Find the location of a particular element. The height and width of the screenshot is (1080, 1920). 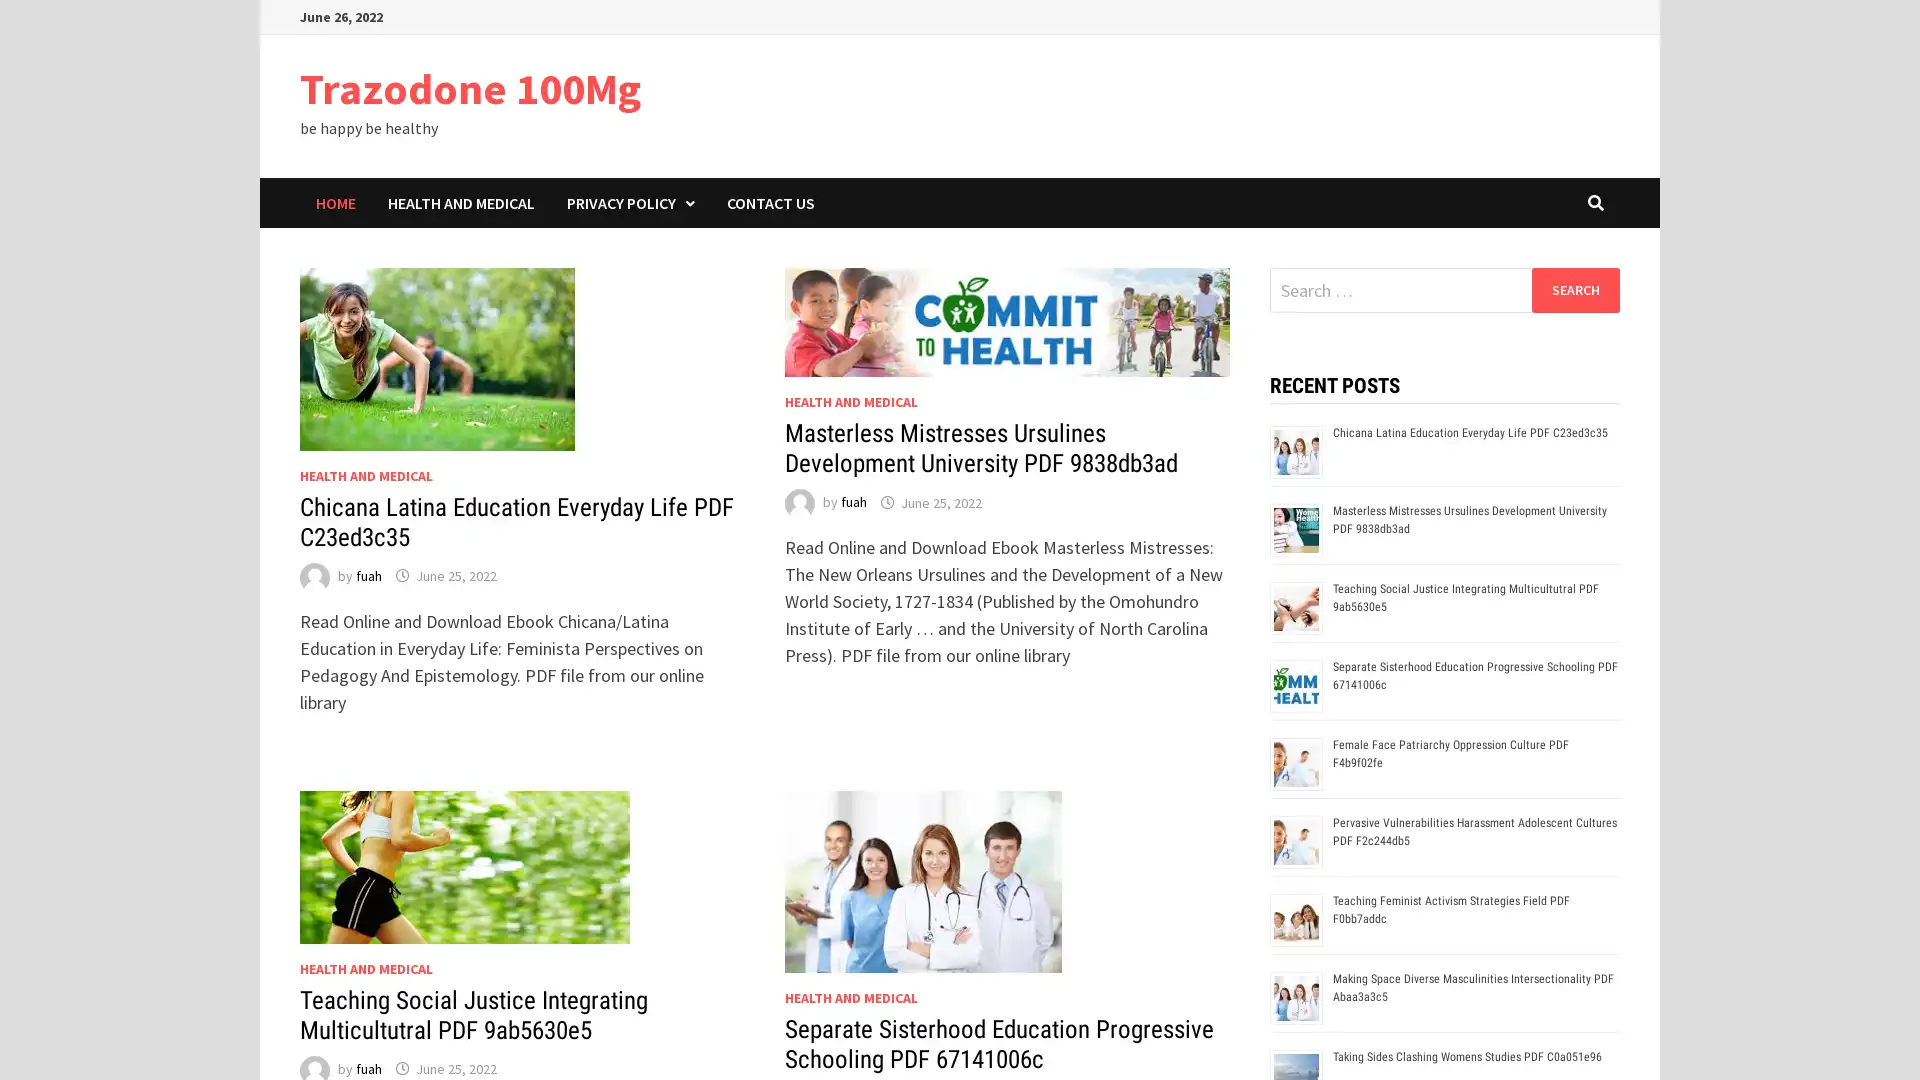

Search is located at coordinates (1574, 289).